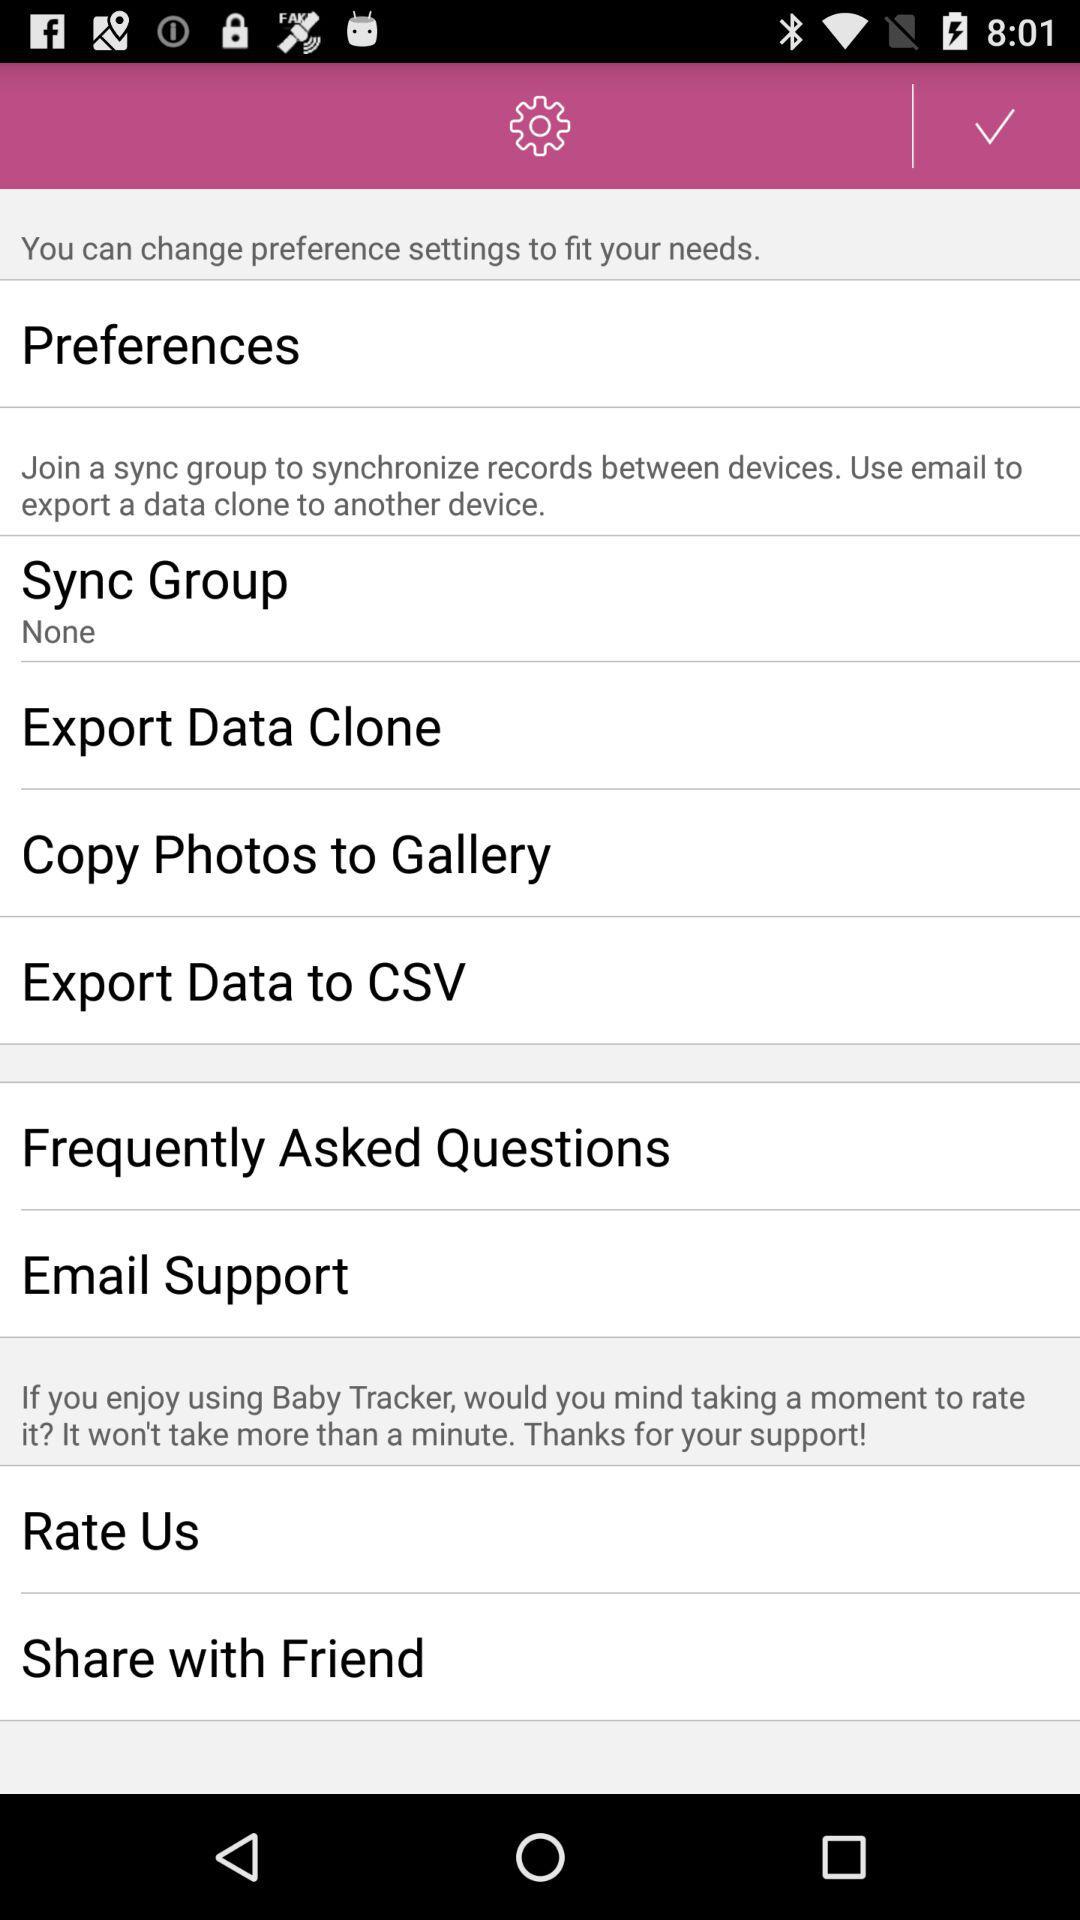 The height and width of the screenshot is (1920, 1080). Describe the element at coordinates (995, 124) in the screenshot. I see `confirm` at that location.